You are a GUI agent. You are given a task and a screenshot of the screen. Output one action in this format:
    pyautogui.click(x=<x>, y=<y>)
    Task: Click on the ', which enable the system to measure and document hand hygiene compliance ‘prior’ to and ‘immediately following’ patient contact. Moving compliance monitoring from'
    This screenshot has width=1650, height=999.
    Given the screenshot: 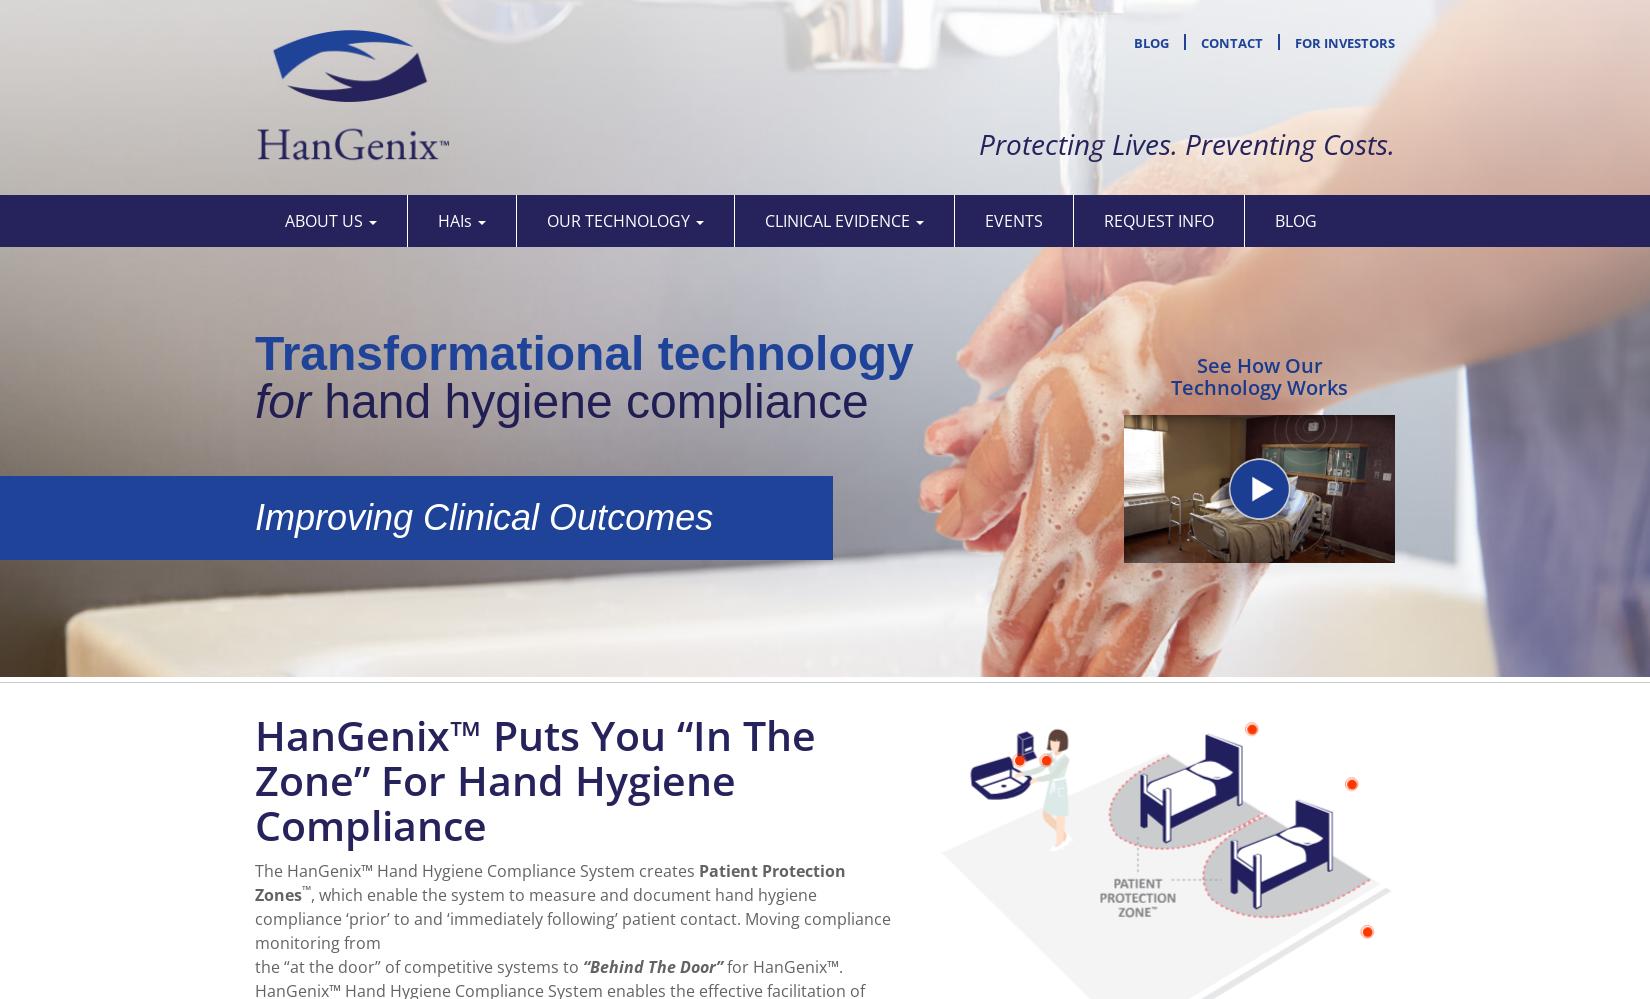 What is the action you would take?
    pyautogui.click(x=572, y=917)
    